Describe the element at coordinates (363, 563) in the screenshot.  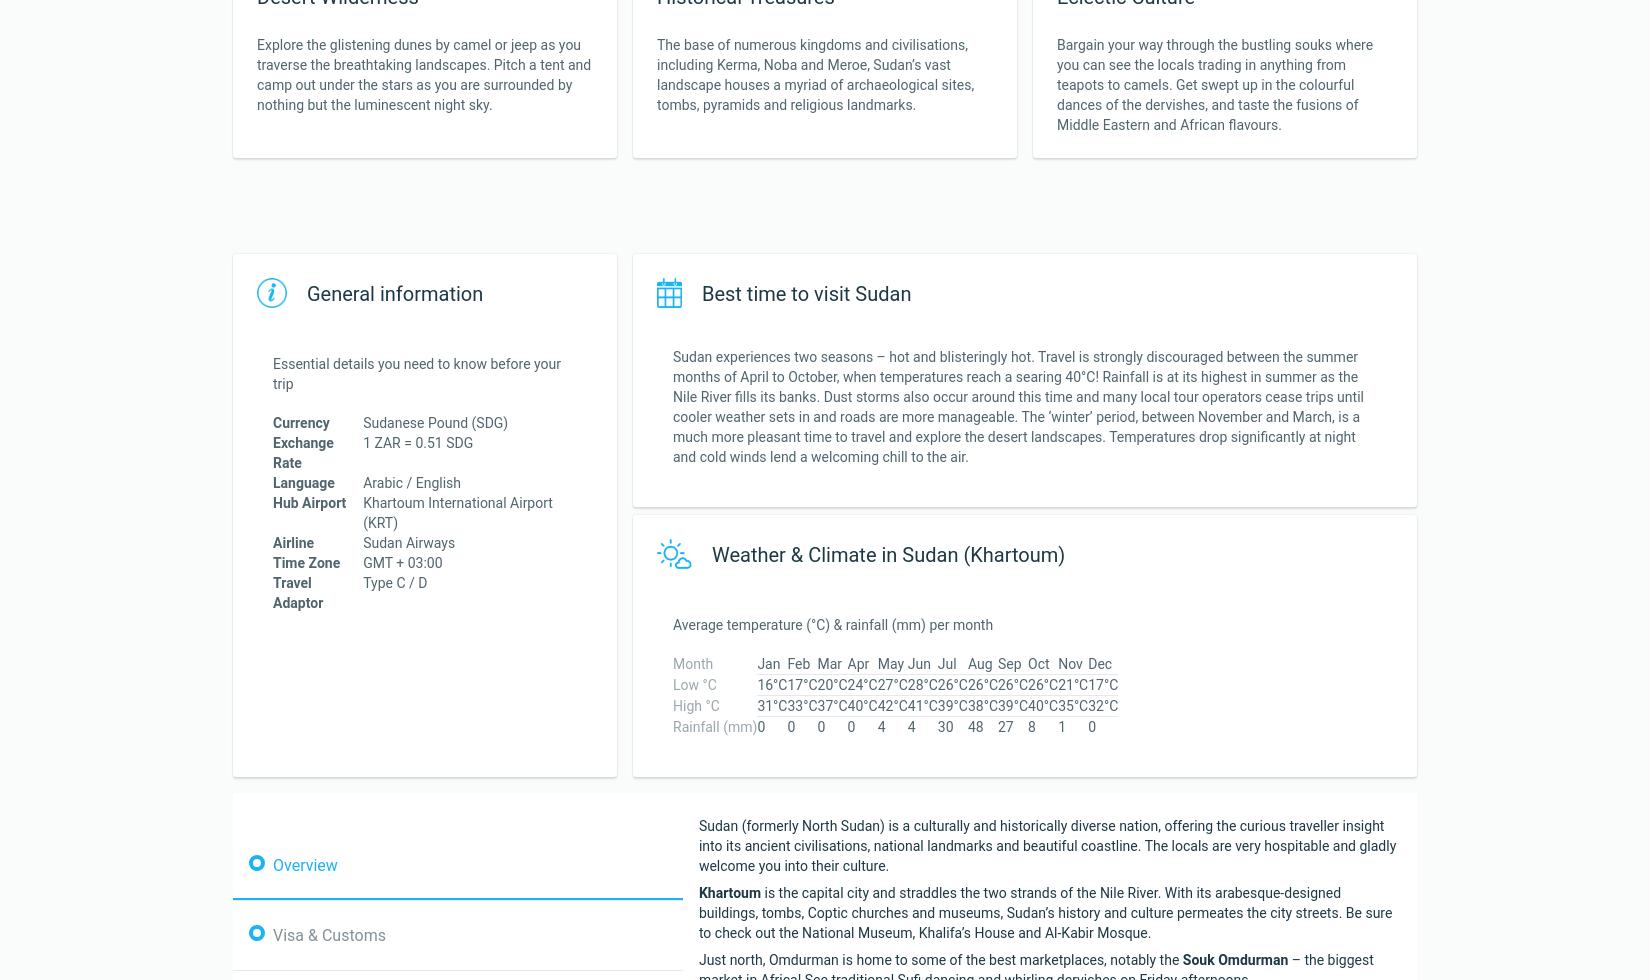
I see `'GMT + 03:00'` at that location.